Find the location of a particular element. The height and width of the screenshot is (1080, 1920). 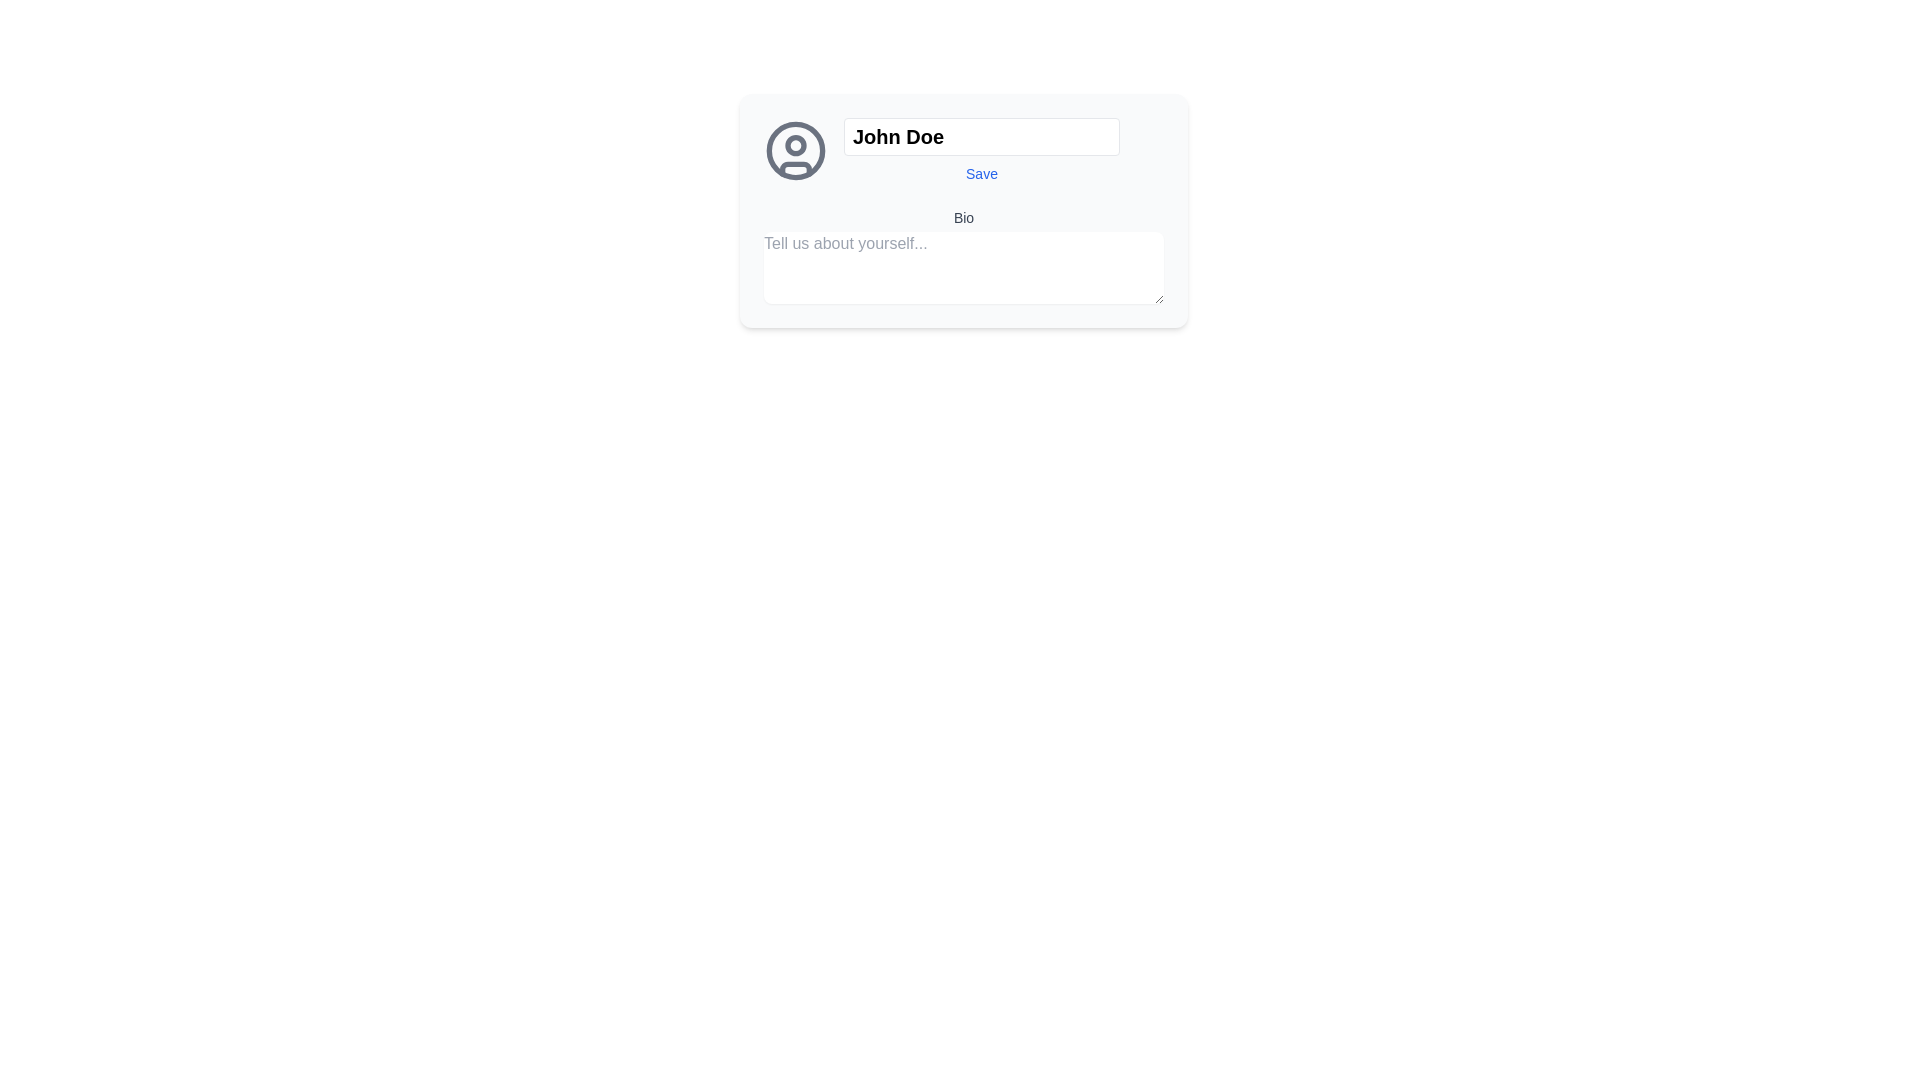

the graphical indicator located at the center top of the circular avatar icon in the user profile section, which represents a notification or status indicator is located at coordinates (795, 144).